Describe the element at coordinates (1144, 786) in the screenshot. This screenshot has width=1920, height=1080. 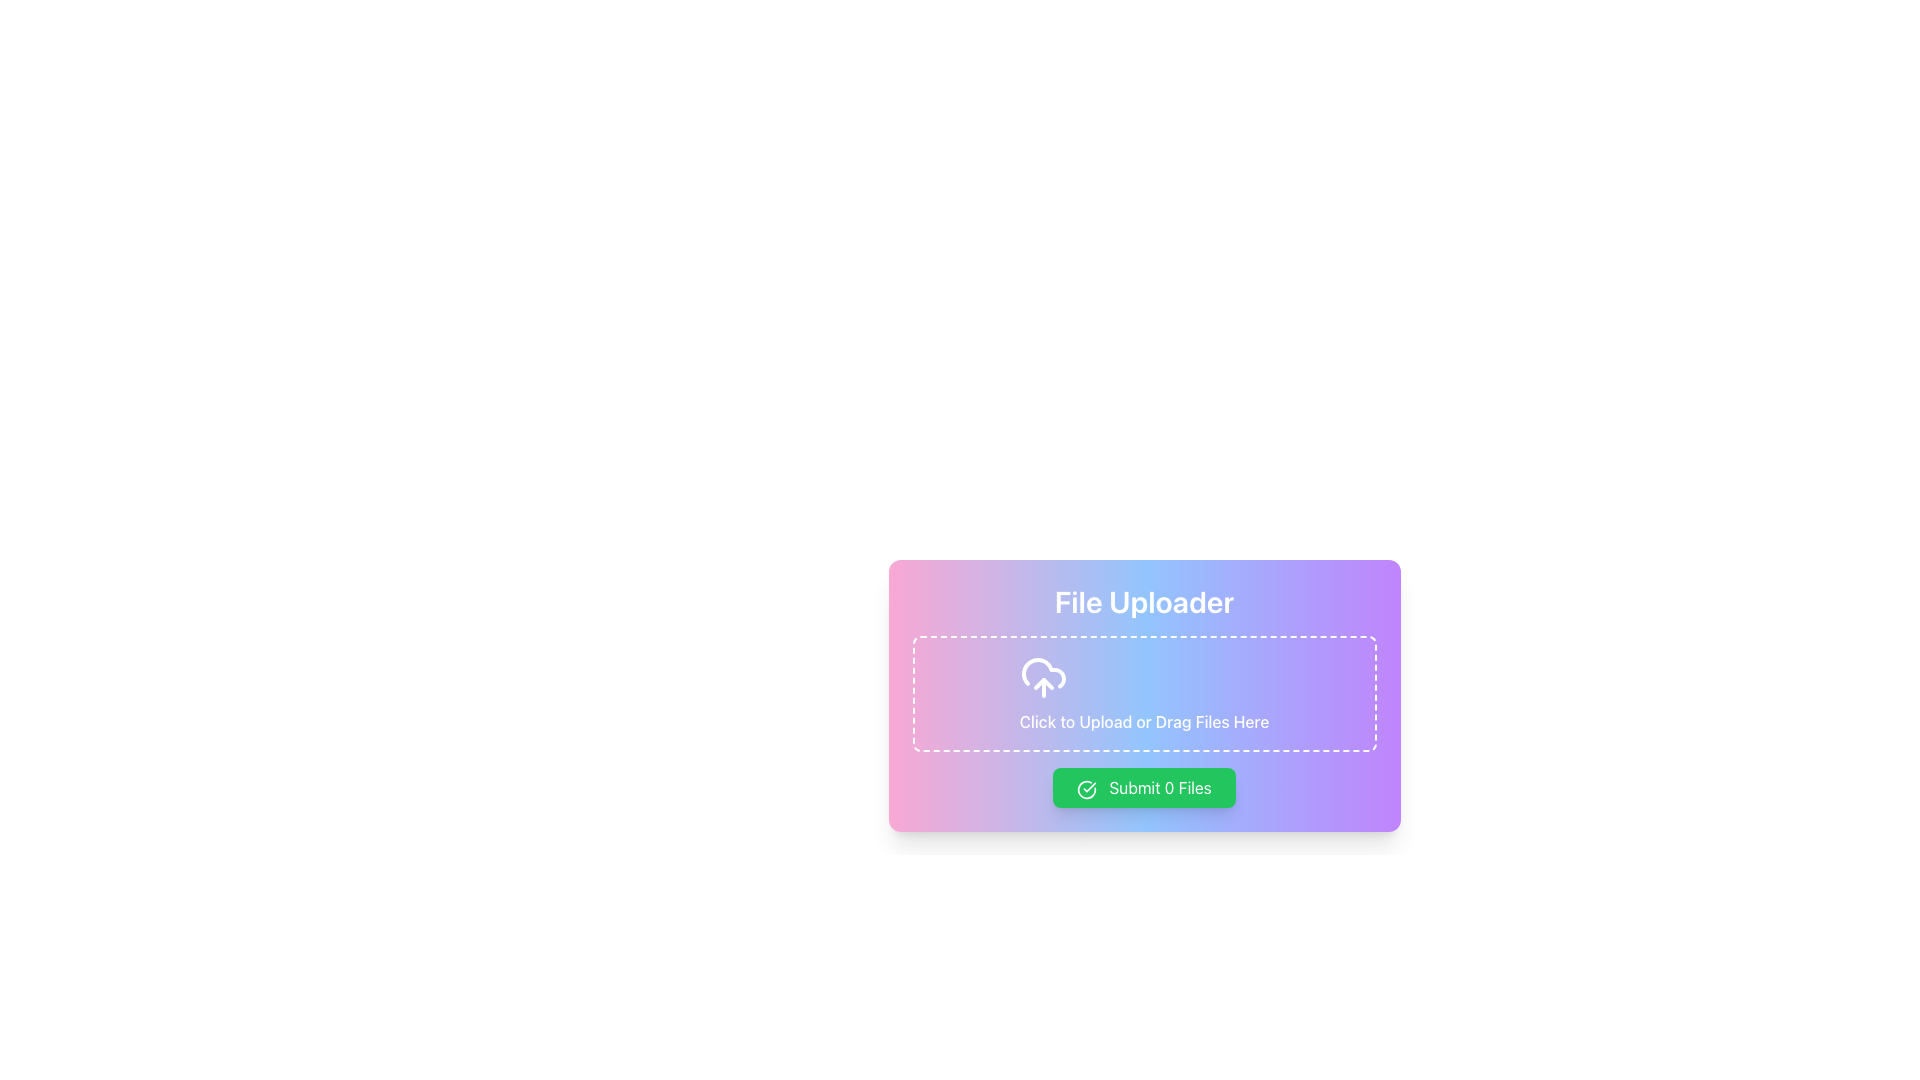
I see `the submit button located in the 'File Uploader' section below the dashed box for file upload` at that location.